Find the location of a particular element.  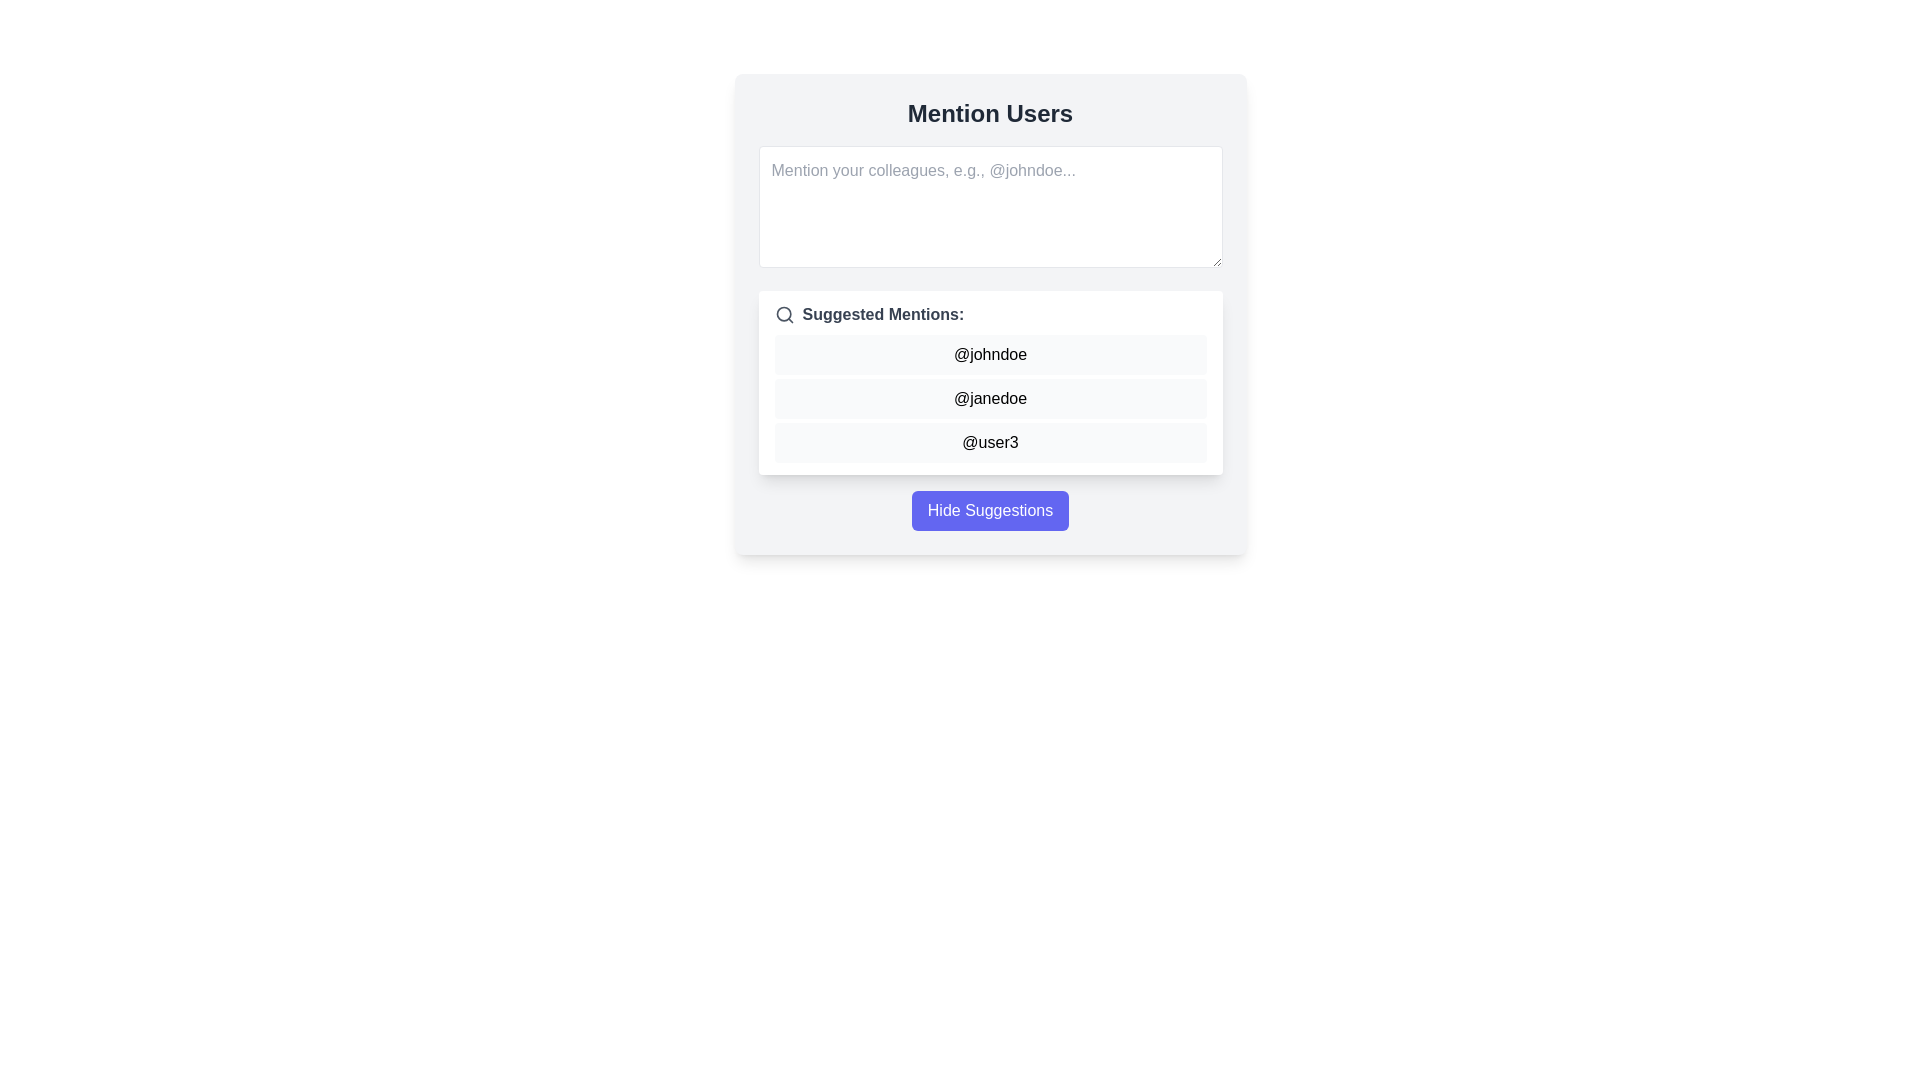

the rounded rectangle button displaying '@user3' in black font on a light gray background is located at coordinates (990, 442).